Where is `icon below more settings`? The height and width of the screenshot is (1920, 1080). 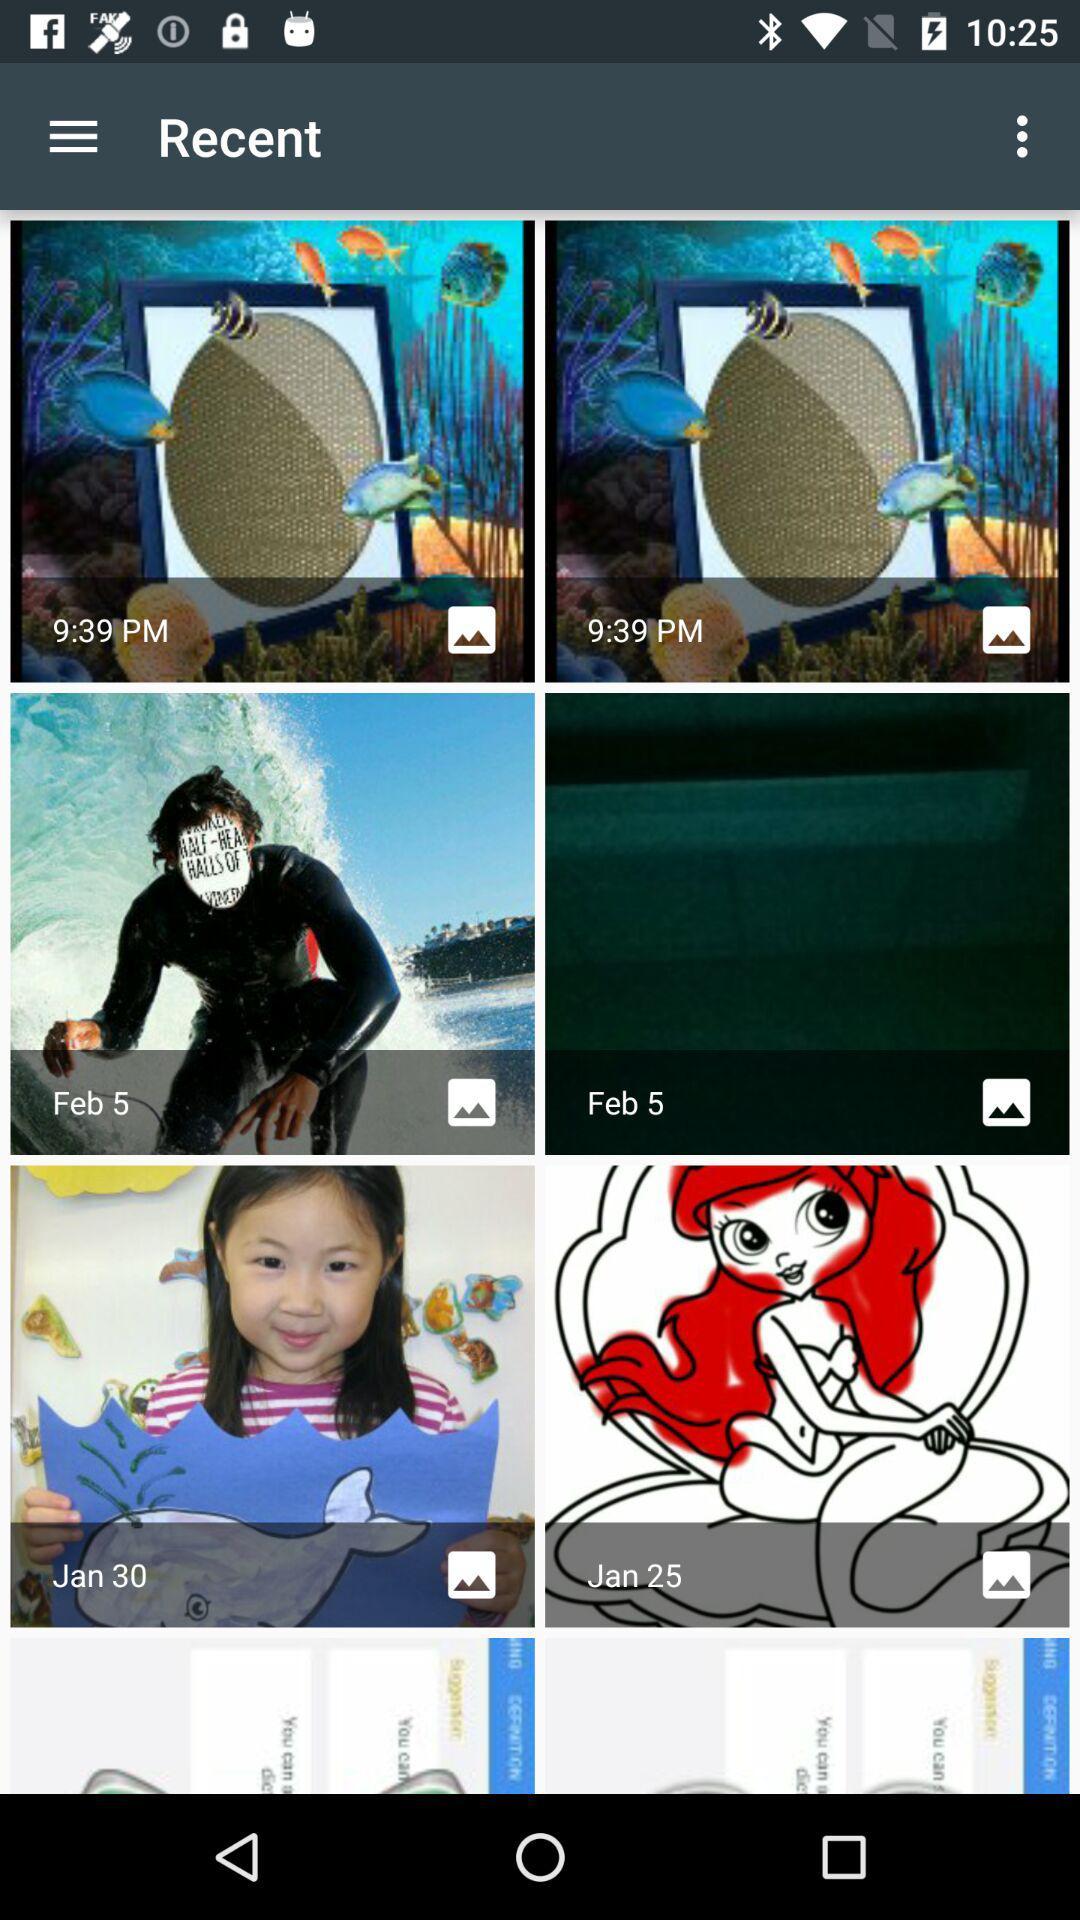 icon below more settings is located at coordinates (806, 450).